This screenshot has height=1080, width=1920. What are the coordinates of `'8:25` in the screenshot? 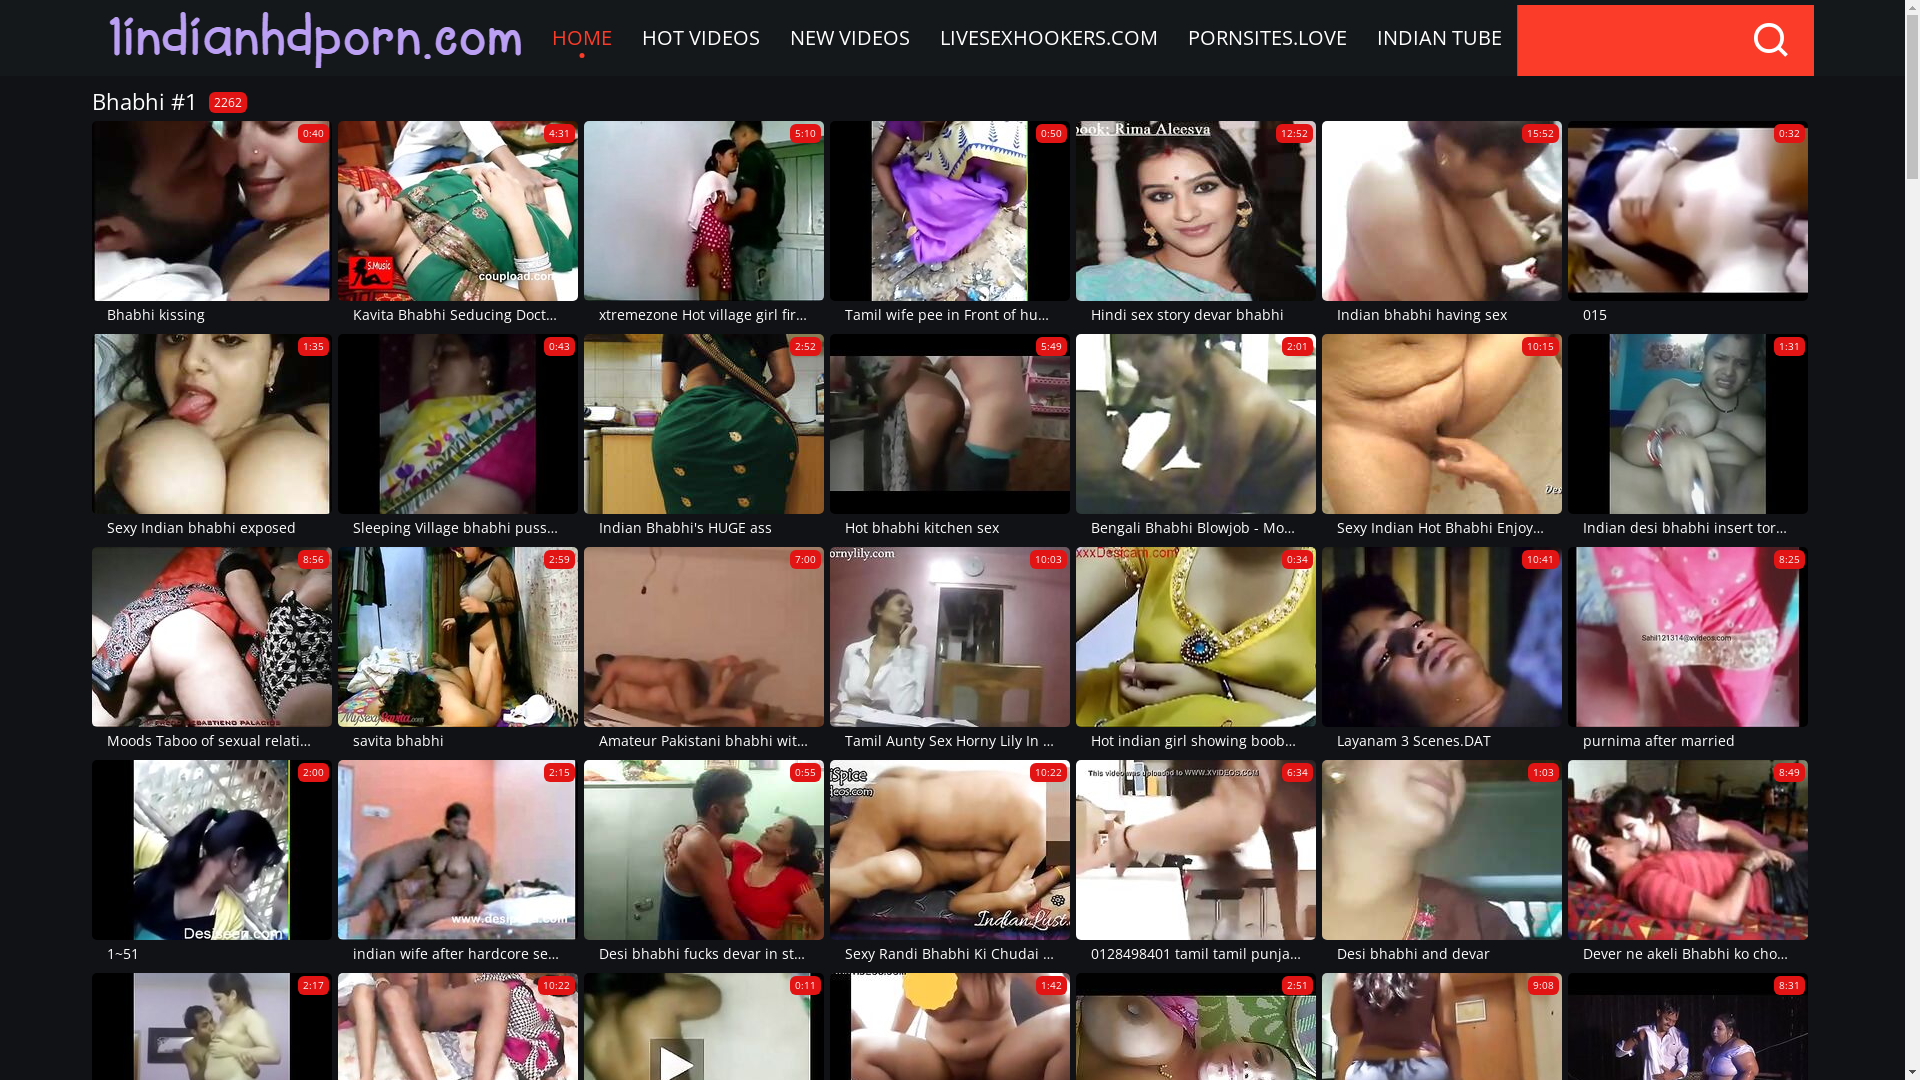 It's located at (1567, 650).